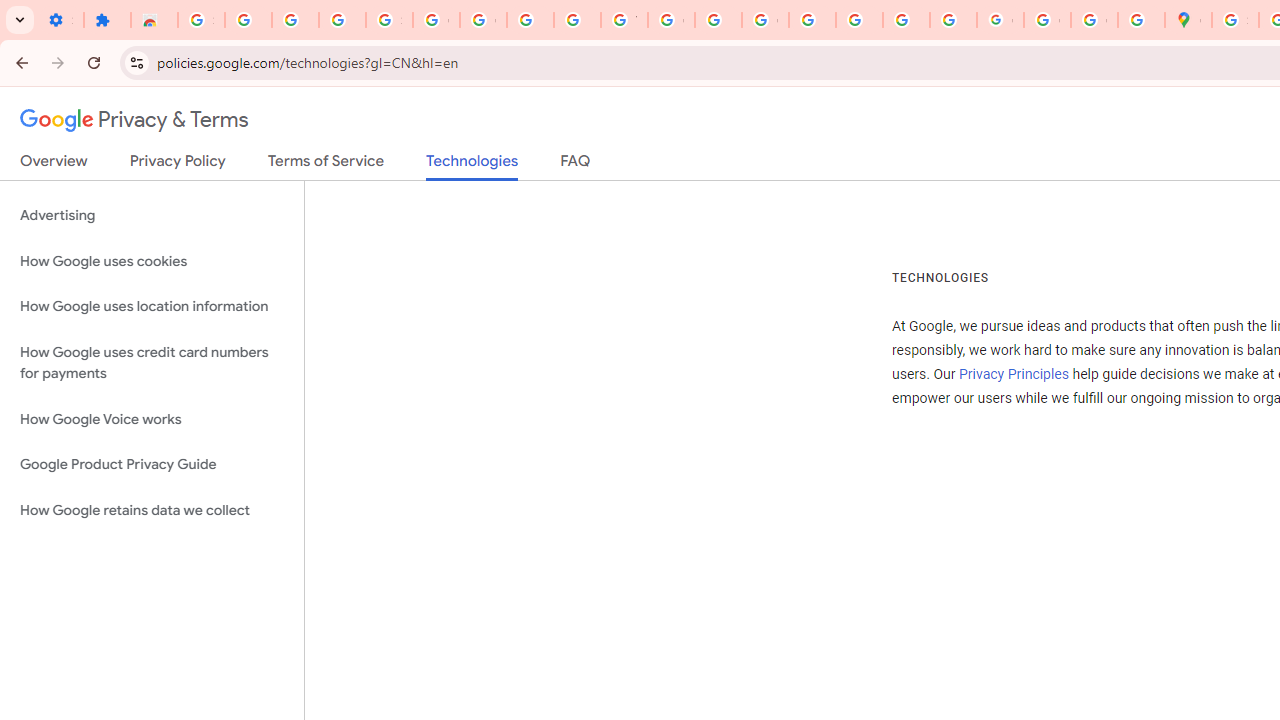  What do you see at coordinates (471, 165) in the screenshot?
I see `'Technologies'` at bounding box center [471, 165].